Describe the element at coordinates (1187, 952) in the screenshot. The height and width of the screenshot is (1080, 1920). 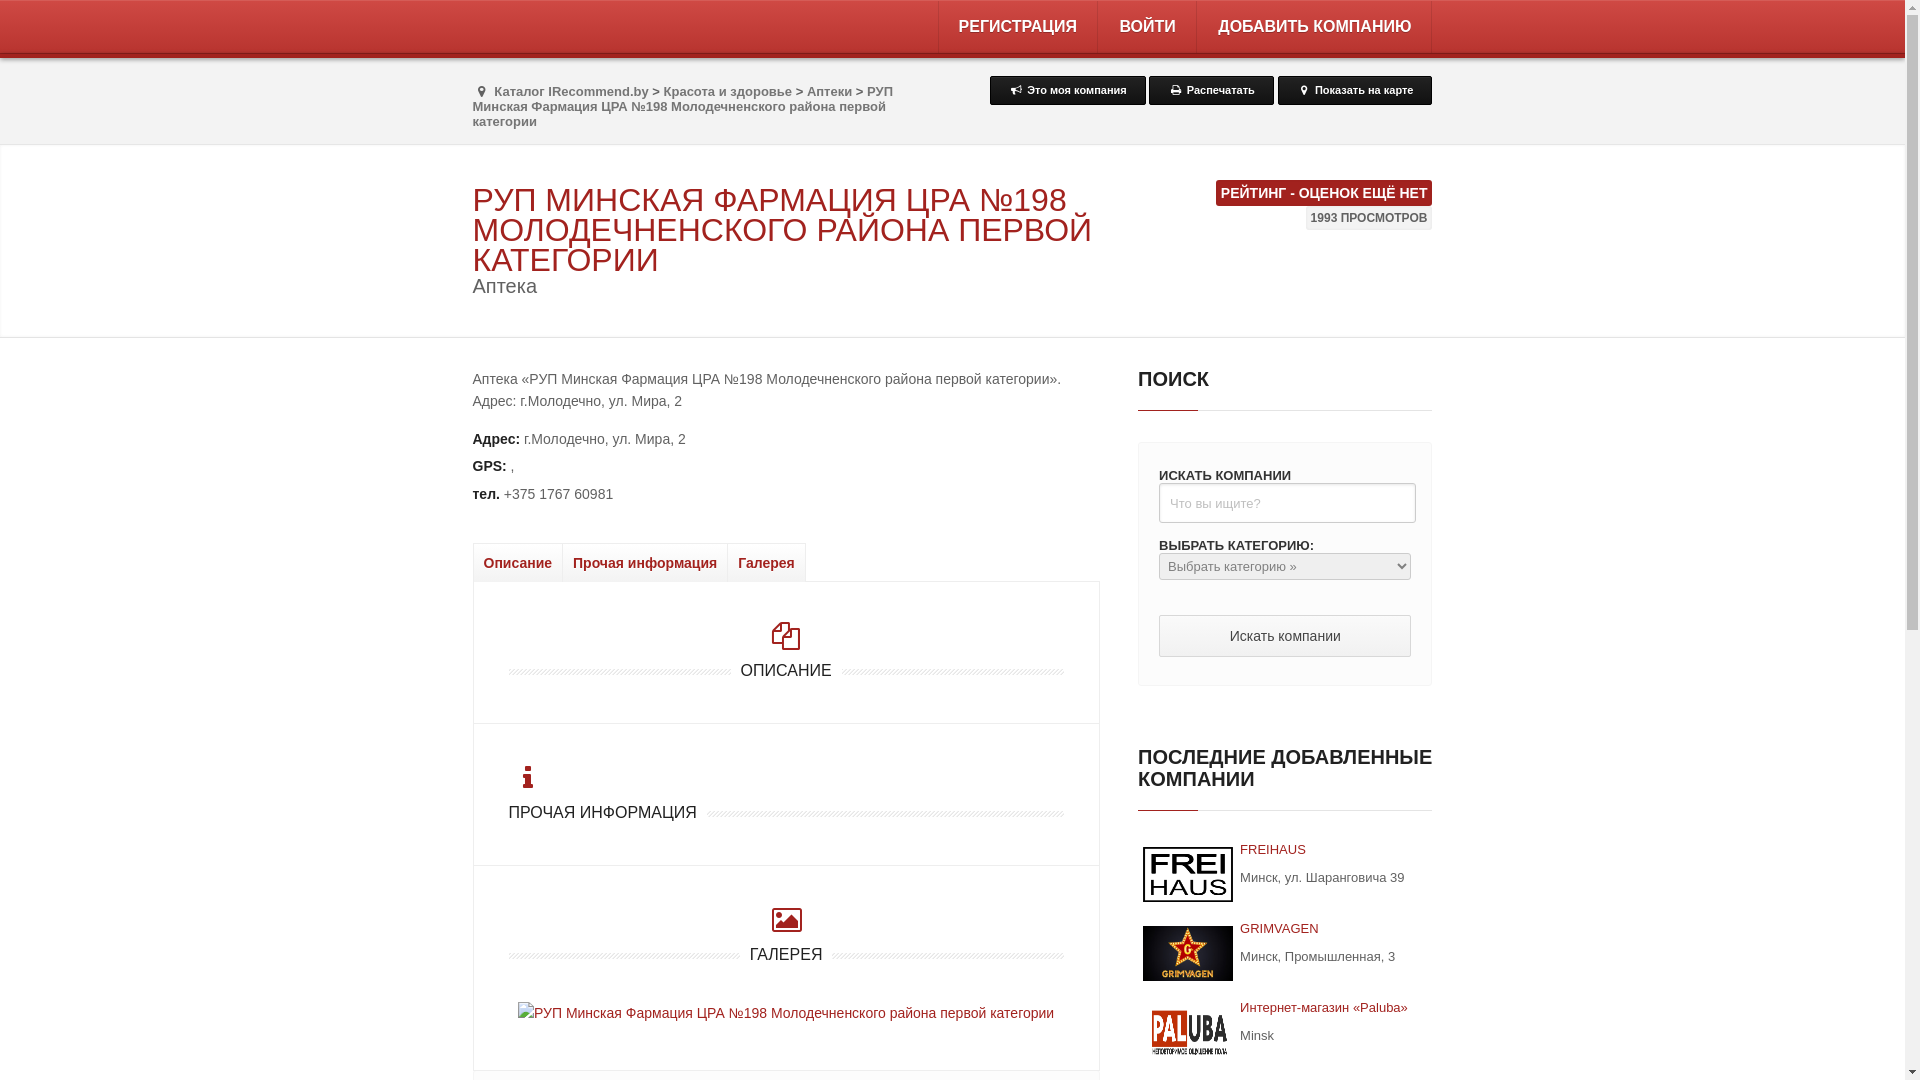
I see `'GRIMVAGEN'` at that location.